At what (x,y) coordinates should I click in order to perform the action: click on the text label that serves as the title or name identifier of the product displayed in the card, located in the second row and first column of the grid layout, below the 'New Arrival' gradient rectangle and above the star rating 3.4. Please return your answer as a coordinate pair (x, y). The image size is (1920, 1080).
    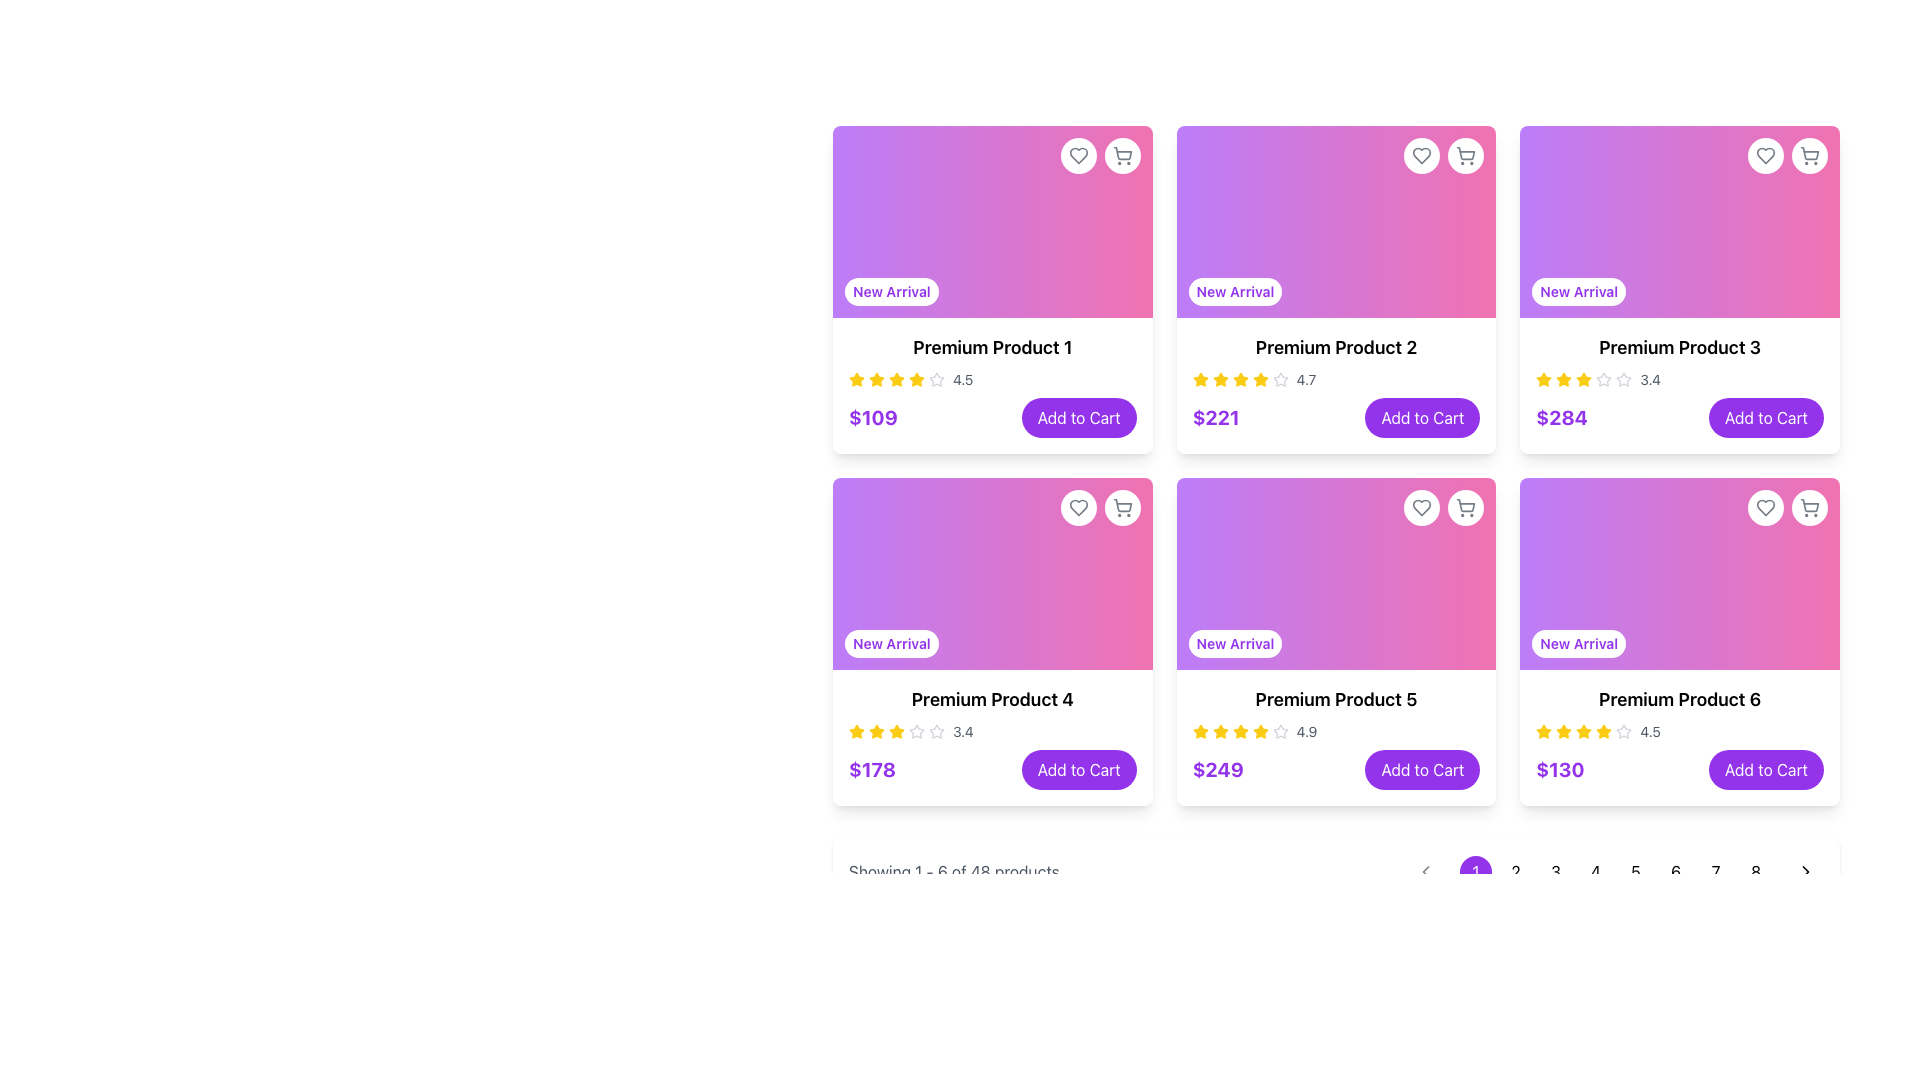
    Looking at the image, I should click on (992, 698).